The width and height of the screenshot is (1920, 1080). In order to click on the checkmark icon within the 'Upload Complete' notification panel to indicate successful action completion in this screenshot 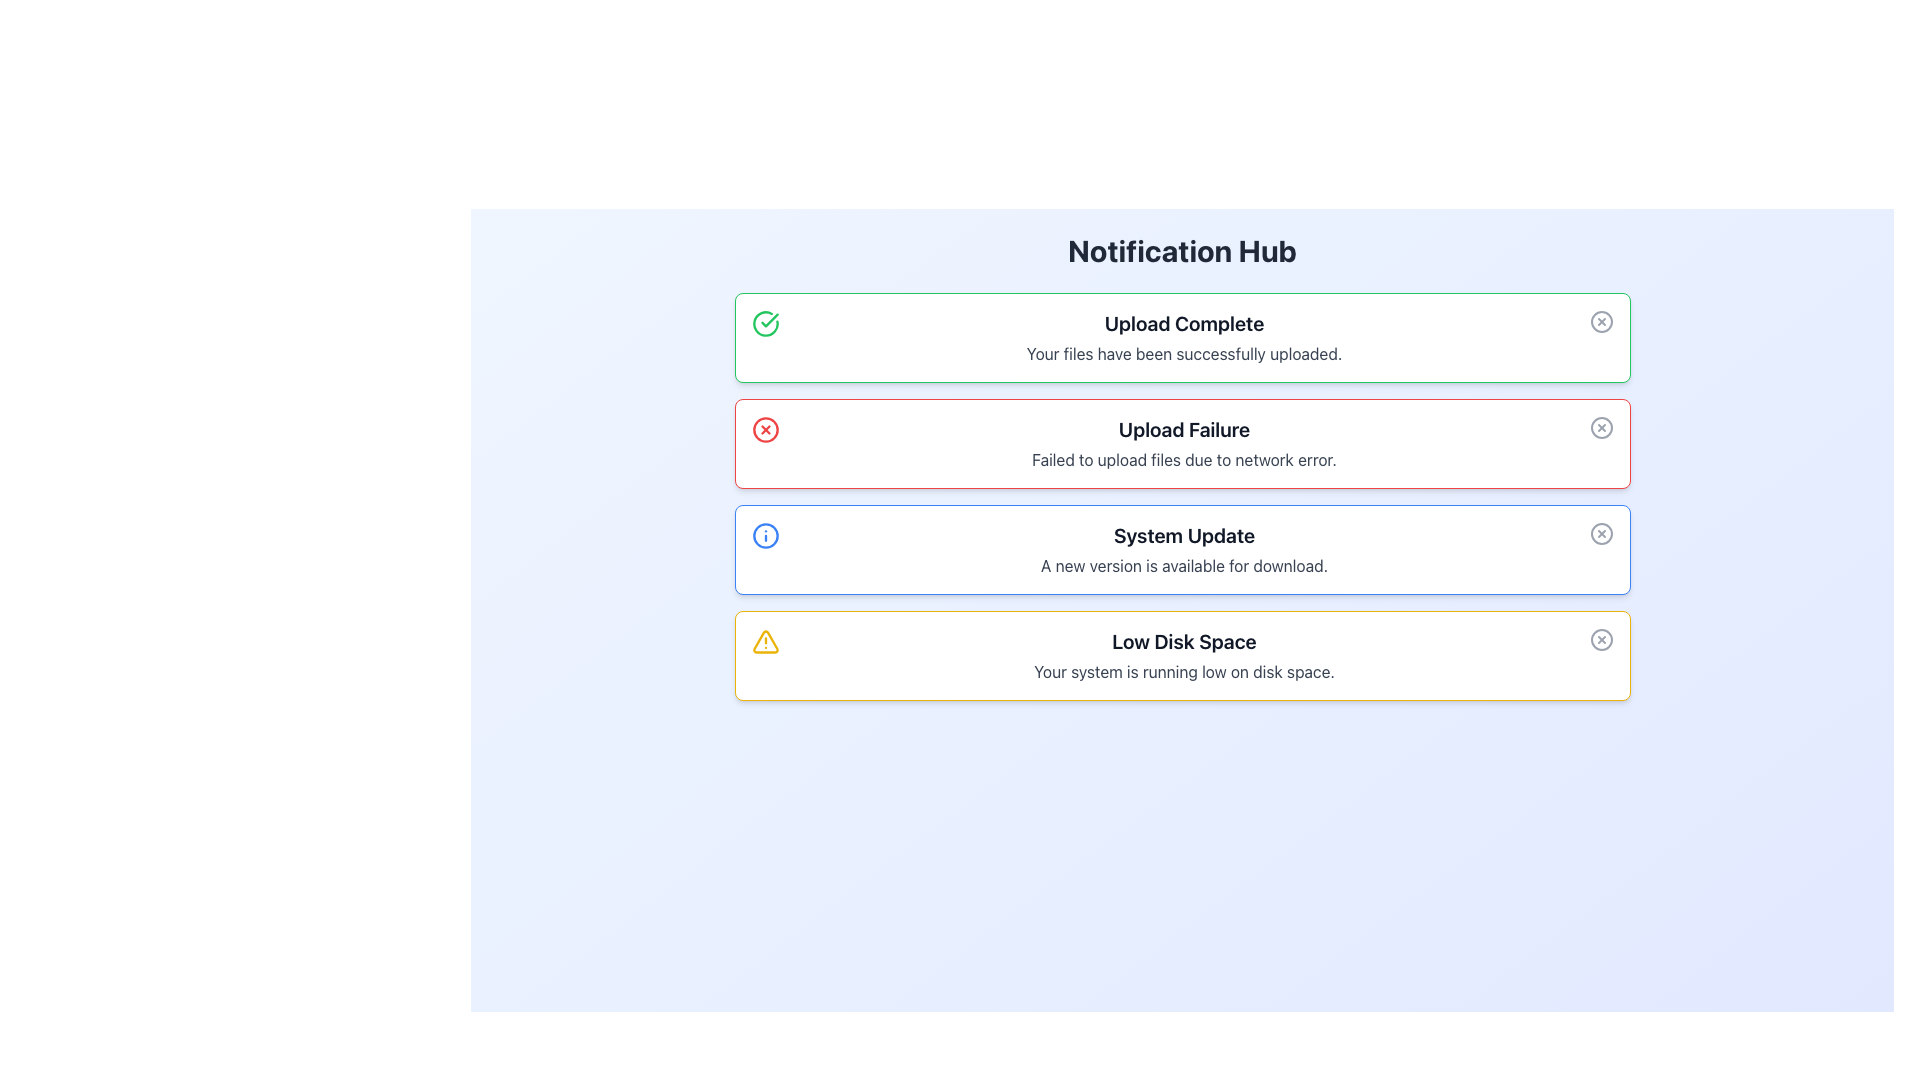, I will do `click(768, 319)`.